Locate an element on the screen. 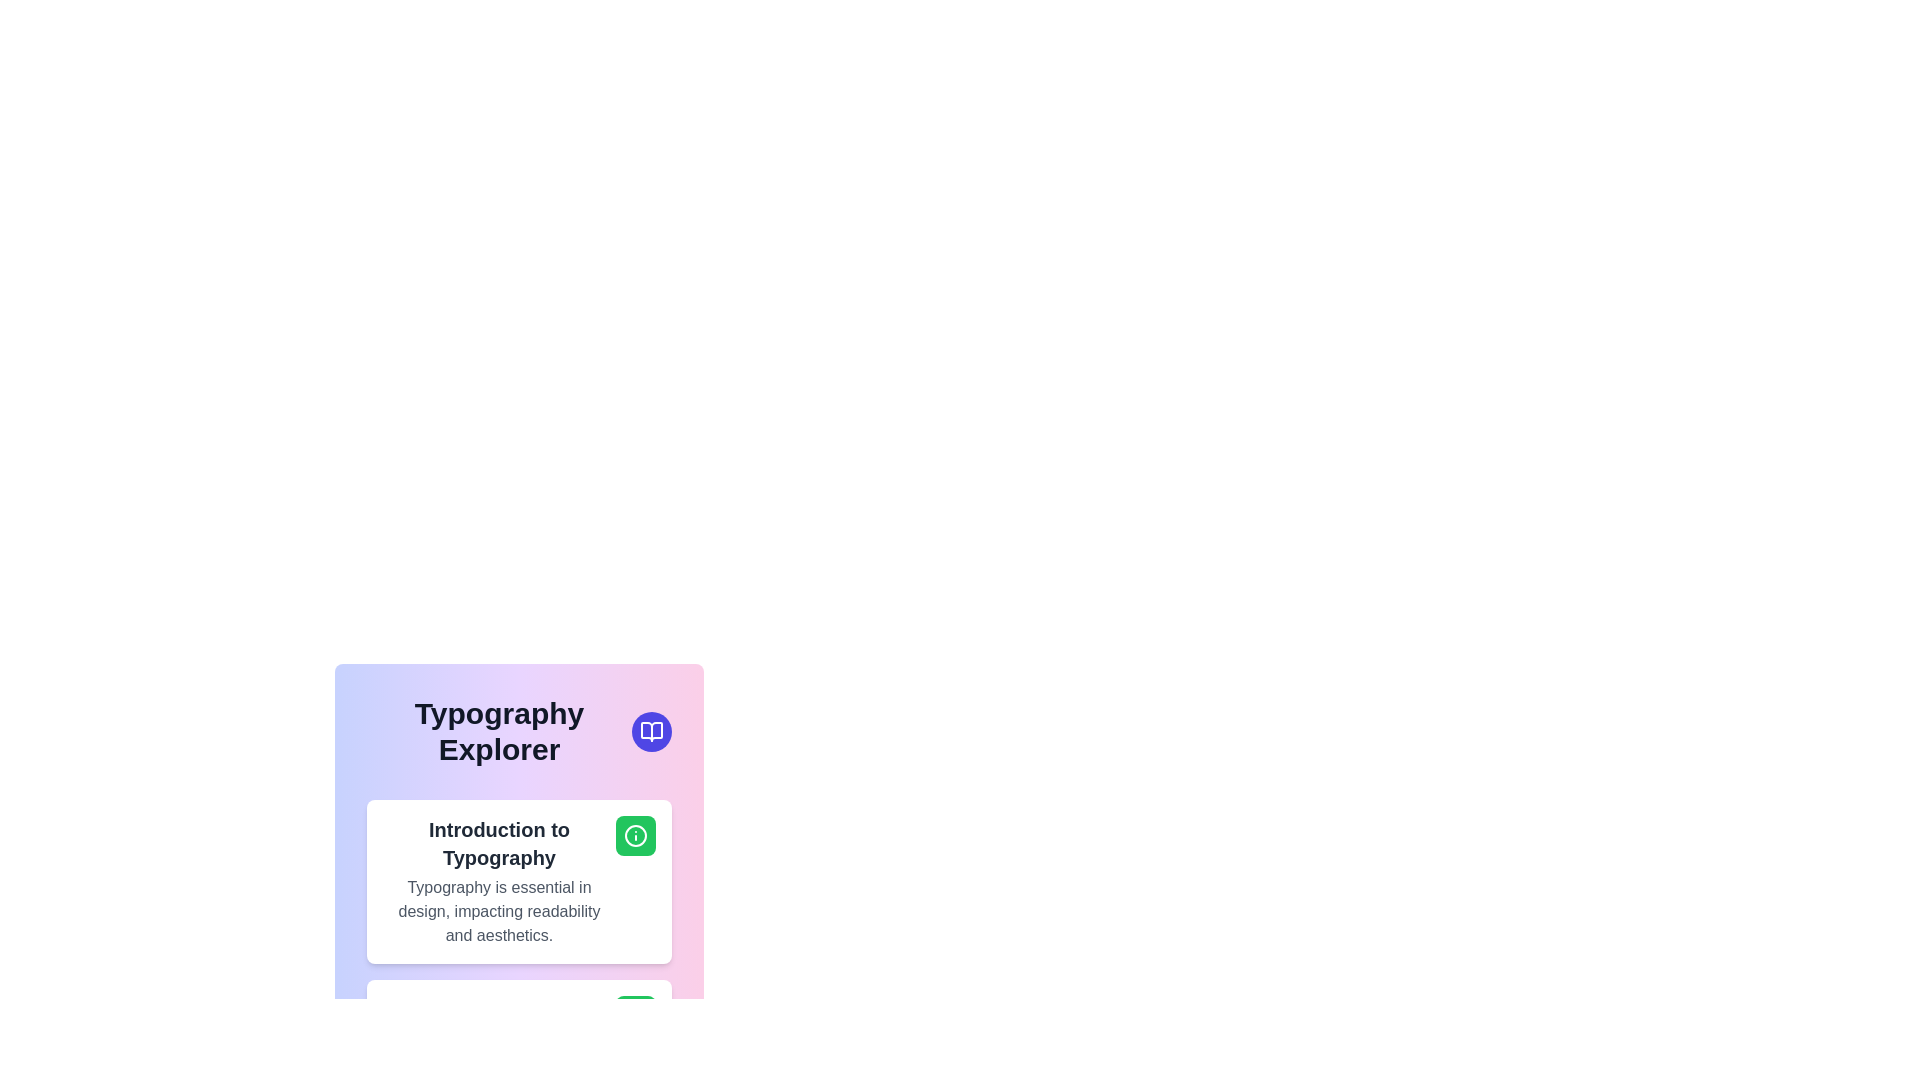 Image resolution: width=1920 pixels, height=1080 pixels. the iconic button located in the bottom right corner of the 'Introduction to Typography' card is located at coordinates (634, 836).